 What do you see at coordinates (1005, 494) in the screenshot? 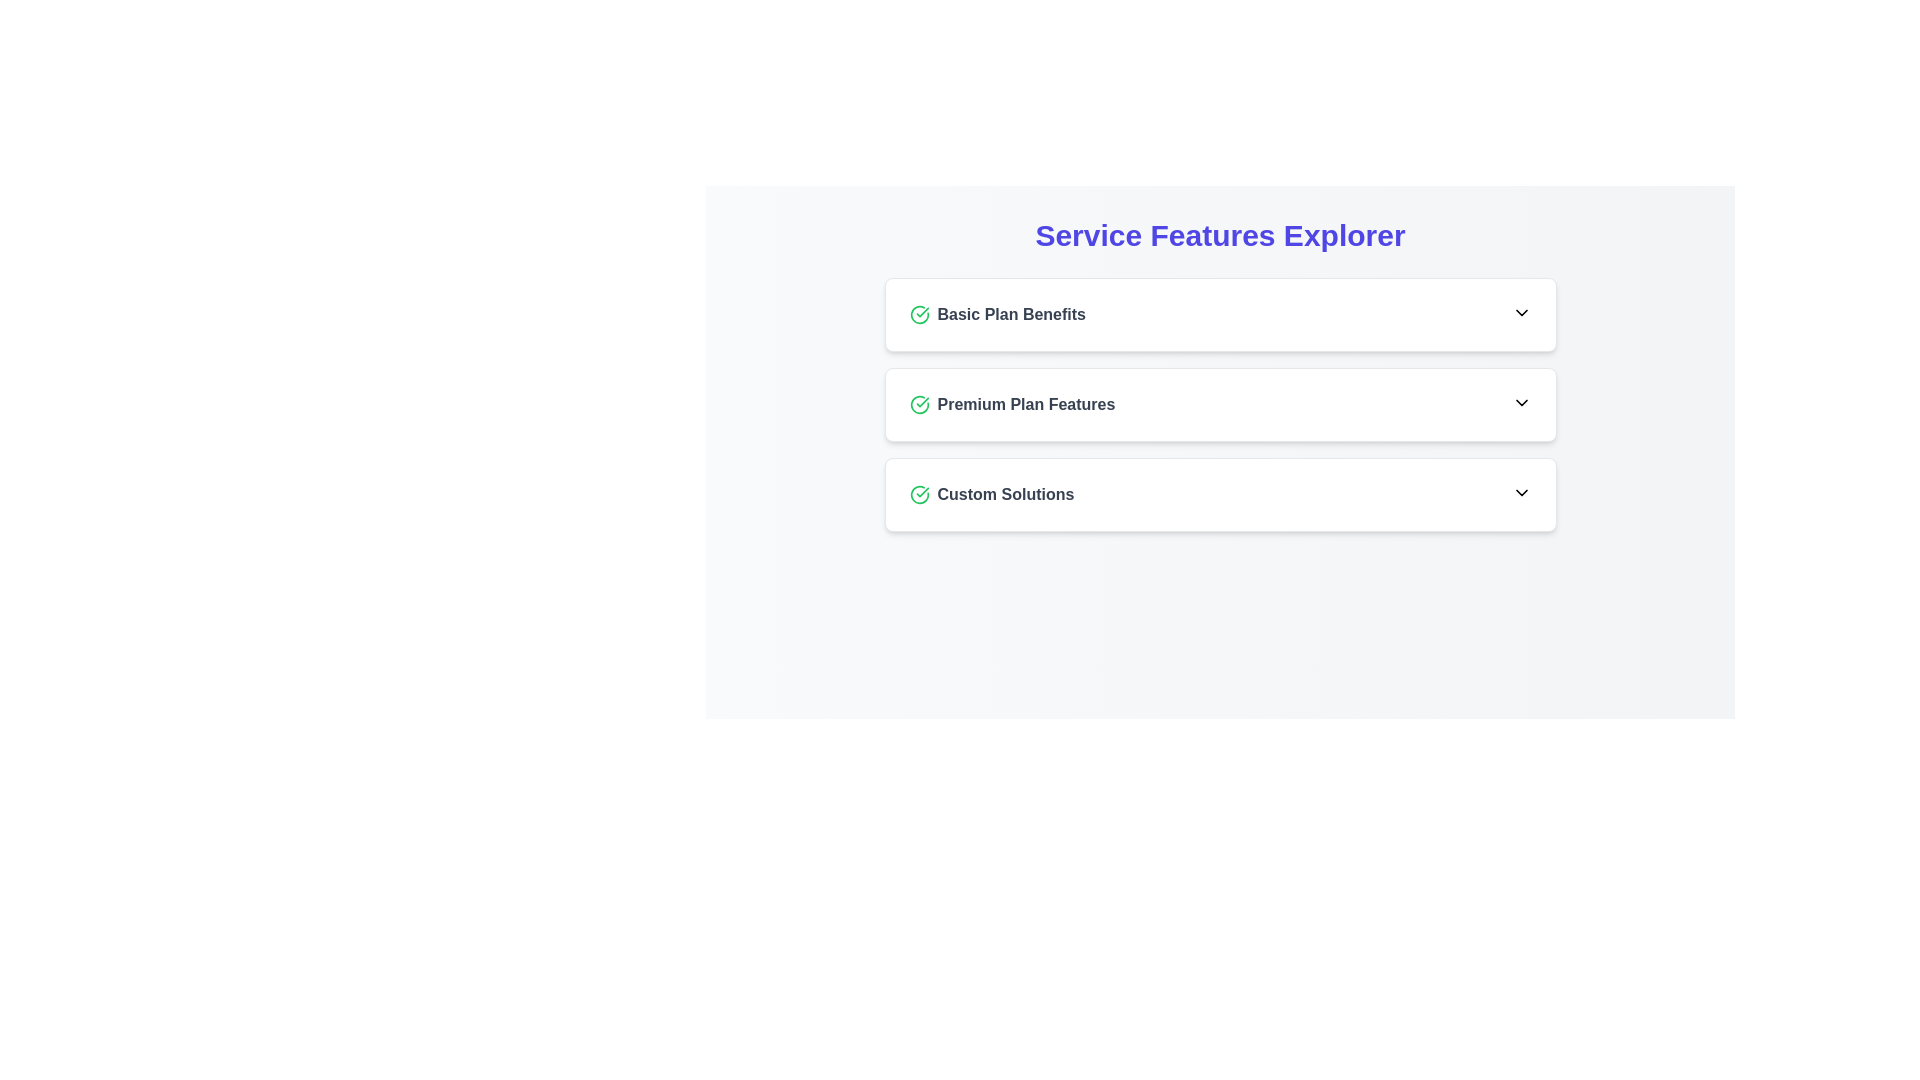
I see `the 'Custom Solutions' text label located under 'Service Features Explorer' to the right of the green checkmark icon` at bounding box center [1005, 494].